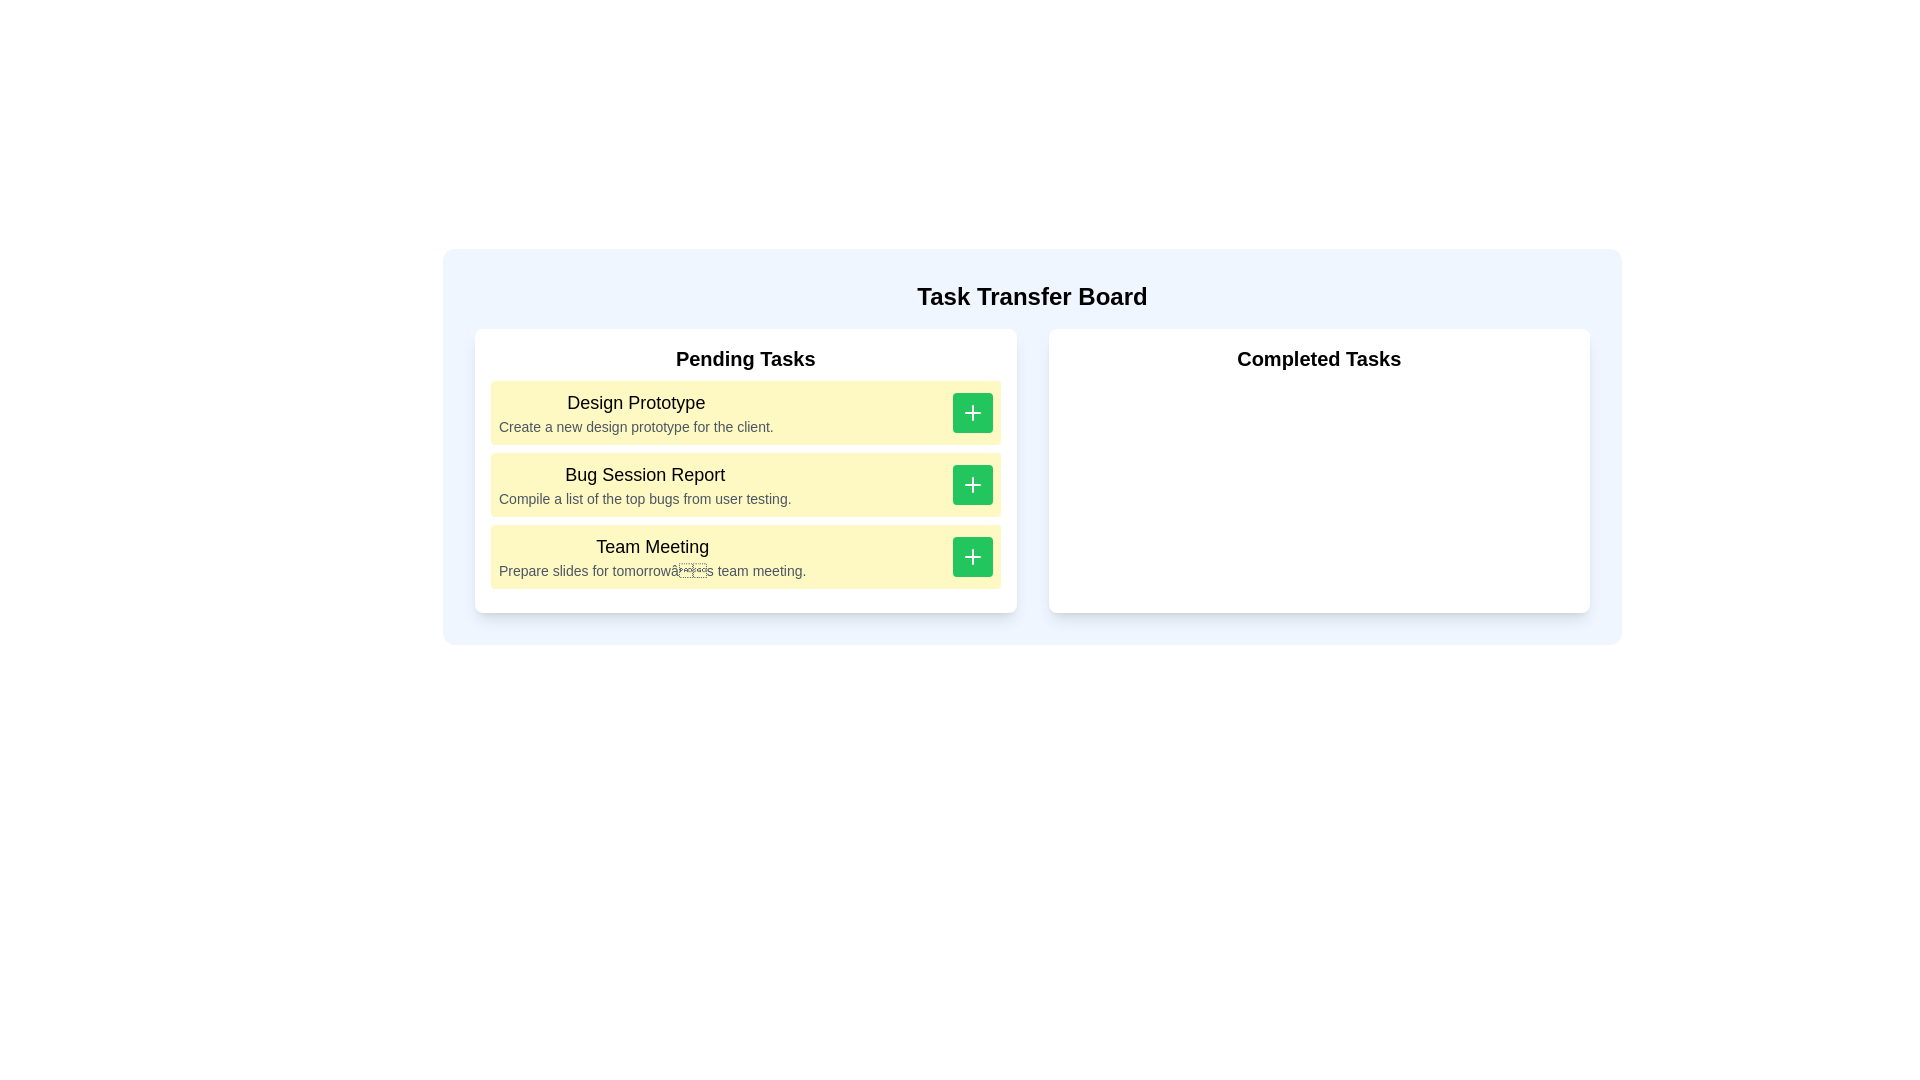  Describe the element at coordinates (972, 411) in the screenshot. I see `'+' button for the task 'Design Prototype' to move it to 'Completed Tasks'` at that location.